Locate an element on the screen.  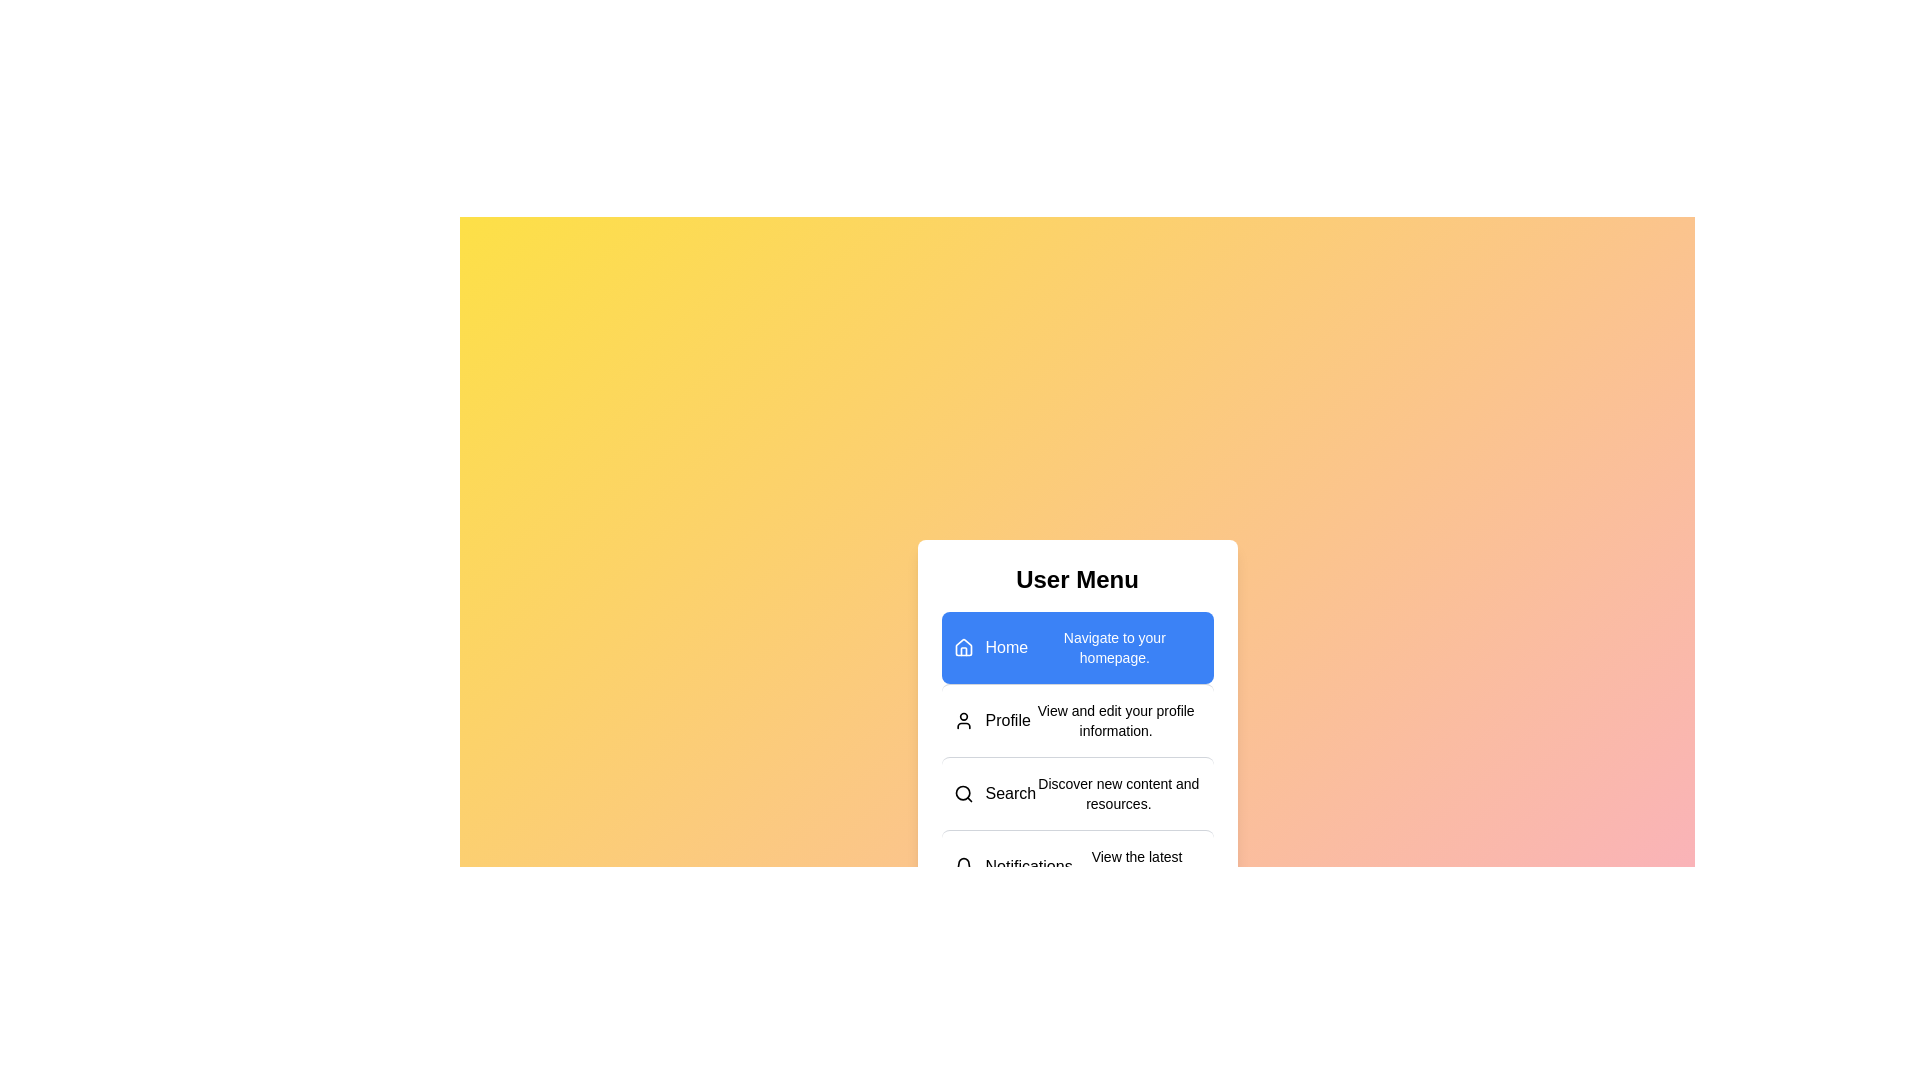
the menu item labeled Notifications to change the selected option is located at coordinates (1076, 865).